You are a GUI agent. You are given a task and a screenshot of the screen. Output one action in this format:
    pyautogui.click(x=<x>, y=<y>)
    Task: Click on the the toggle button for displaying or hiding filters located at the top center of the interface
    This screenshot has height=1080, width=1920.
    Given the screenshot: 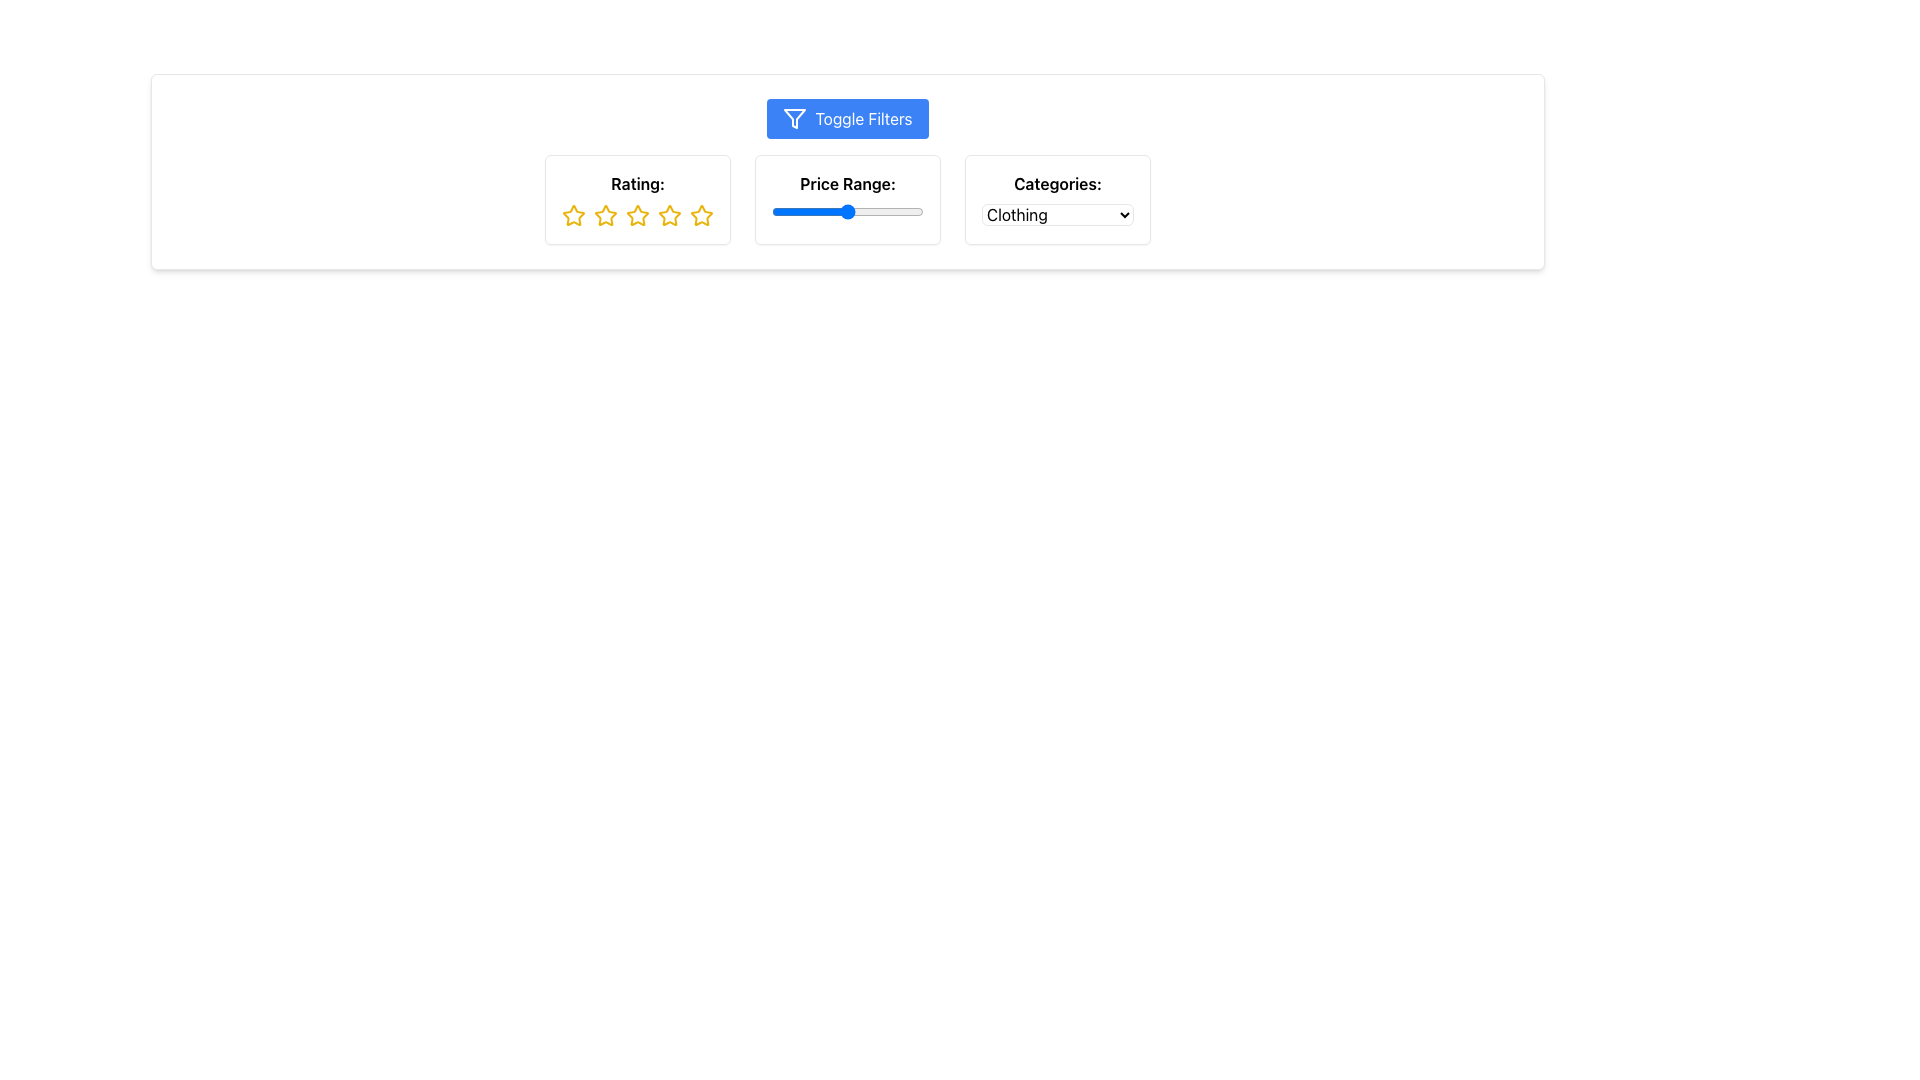 What is the action you would take?
    pyautogui.click(x=848, y=119)
    